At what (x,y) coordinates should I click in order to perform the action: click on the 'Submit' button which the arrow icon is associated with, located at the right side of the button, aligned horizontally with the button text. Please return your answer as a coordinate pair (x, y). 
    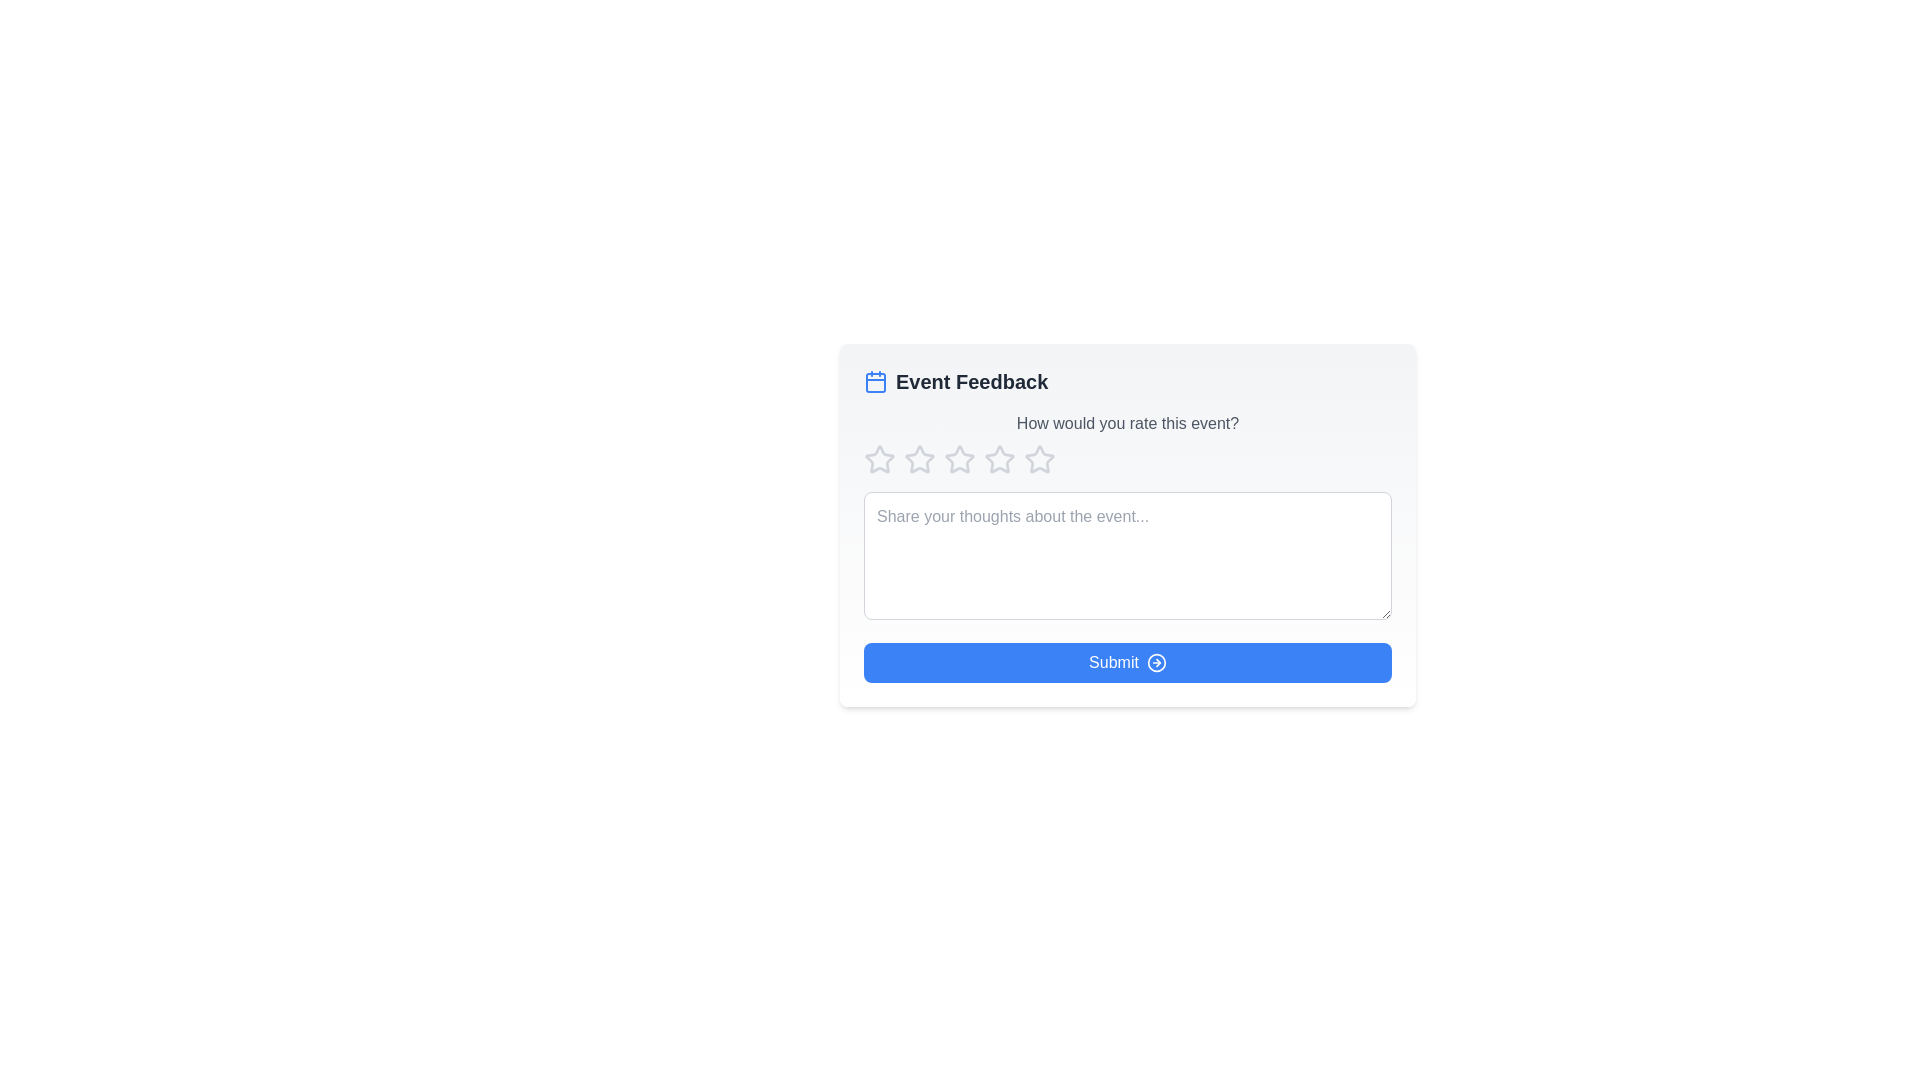
    Looking at the image, I should click on (1156, 663).